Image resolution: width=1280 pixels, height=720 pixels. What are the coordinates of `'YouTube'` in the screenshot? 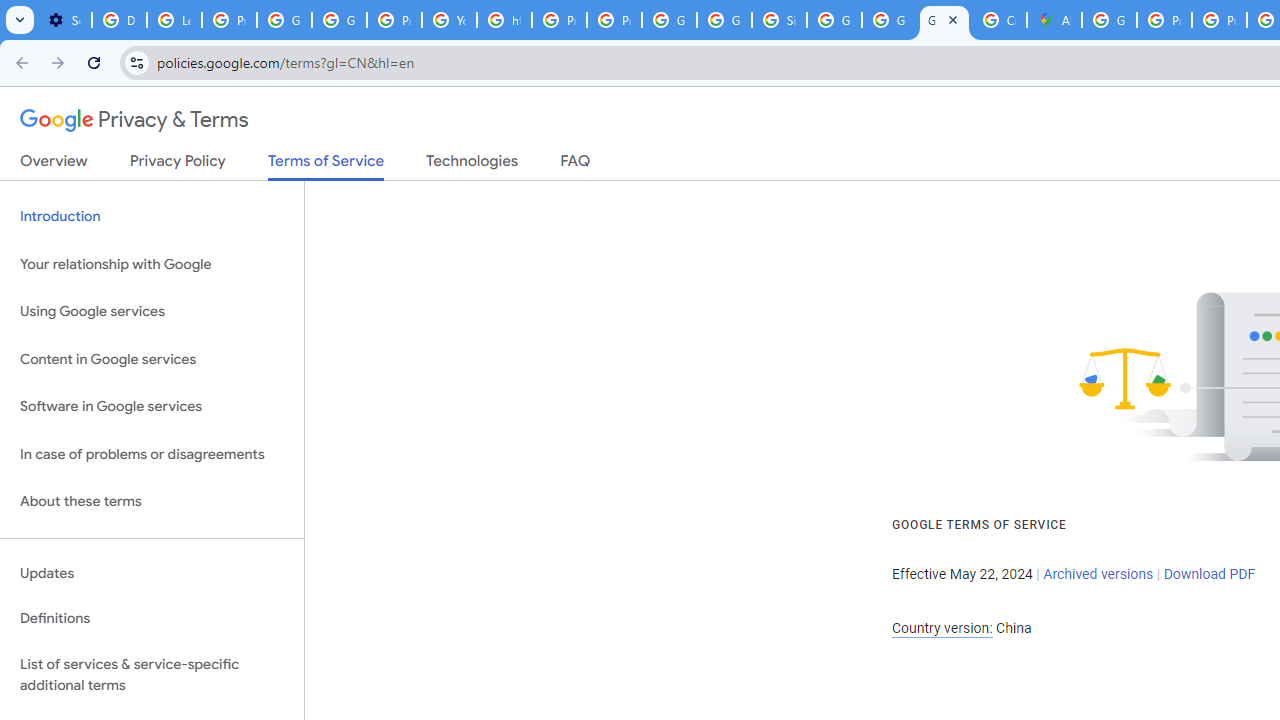 It's located at (448, 20).